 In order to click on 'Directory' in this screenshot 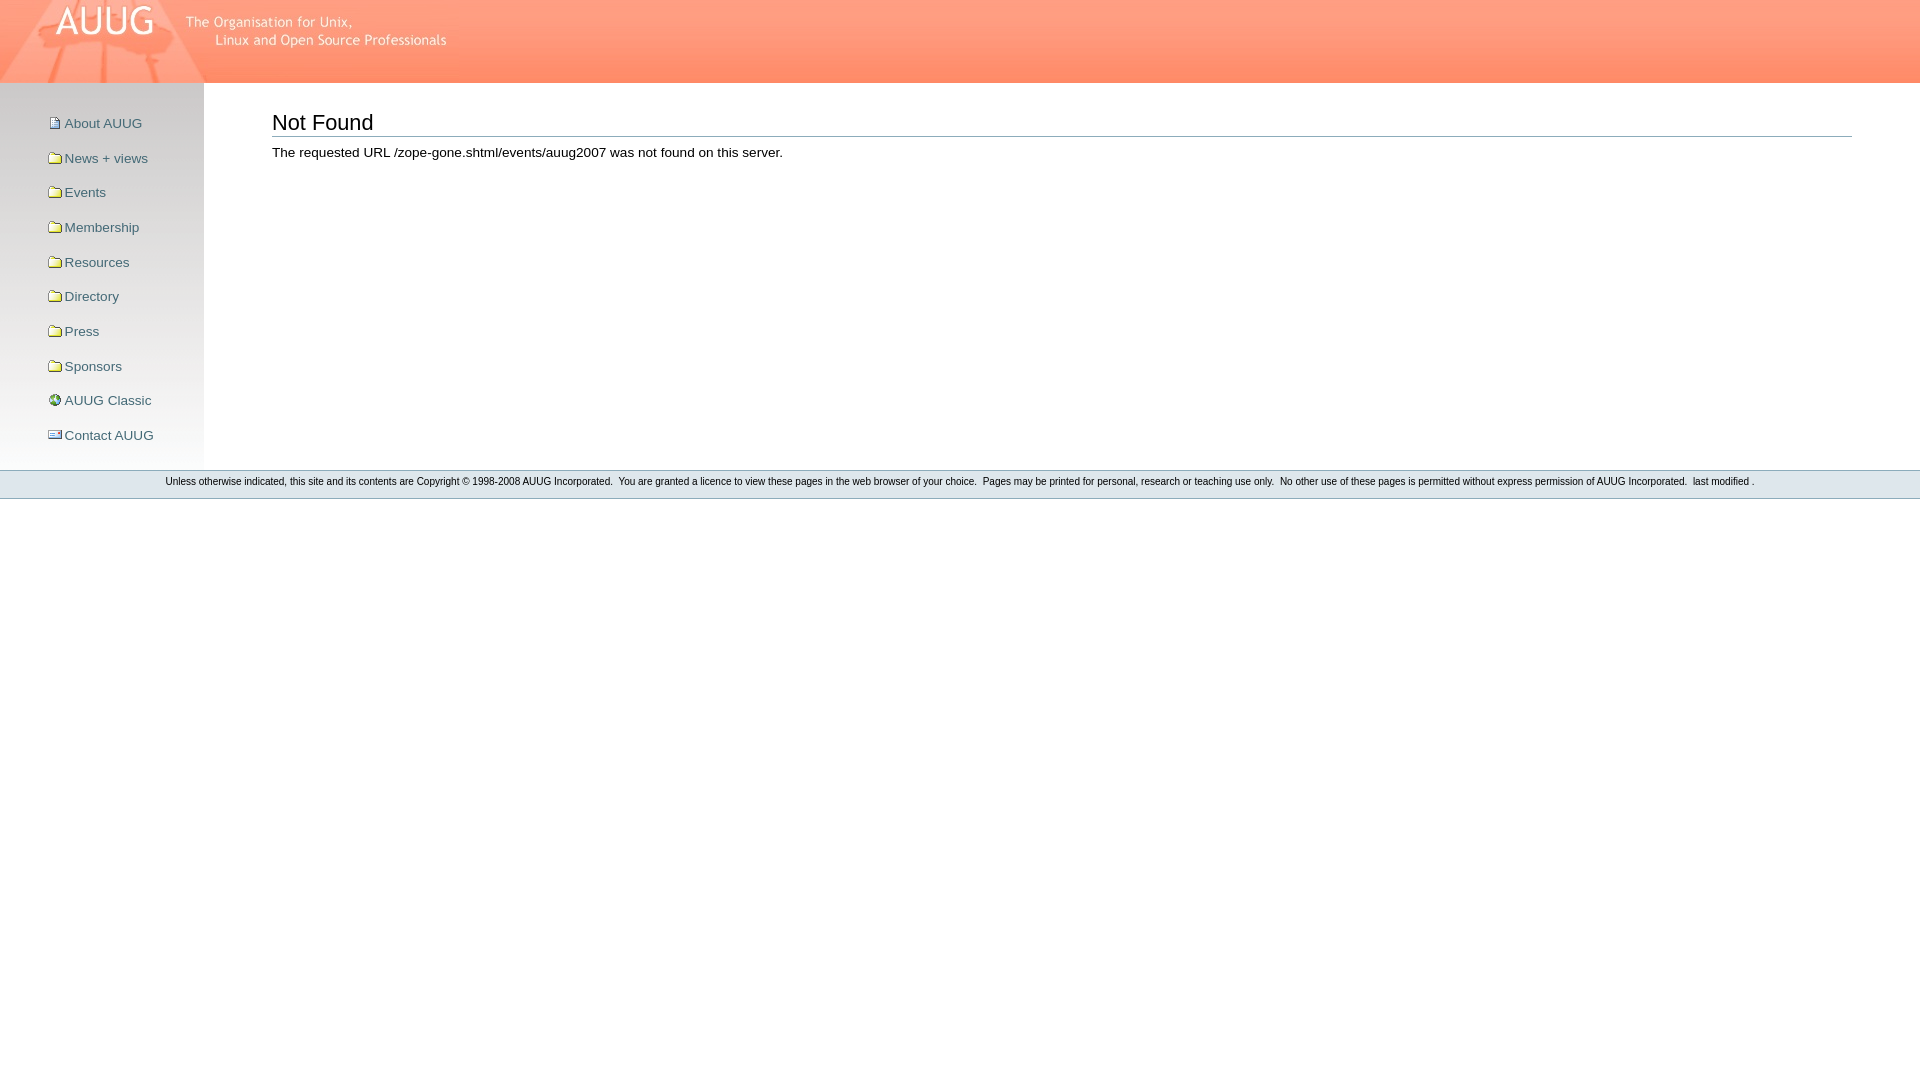, I will do `click(47, 297)`.